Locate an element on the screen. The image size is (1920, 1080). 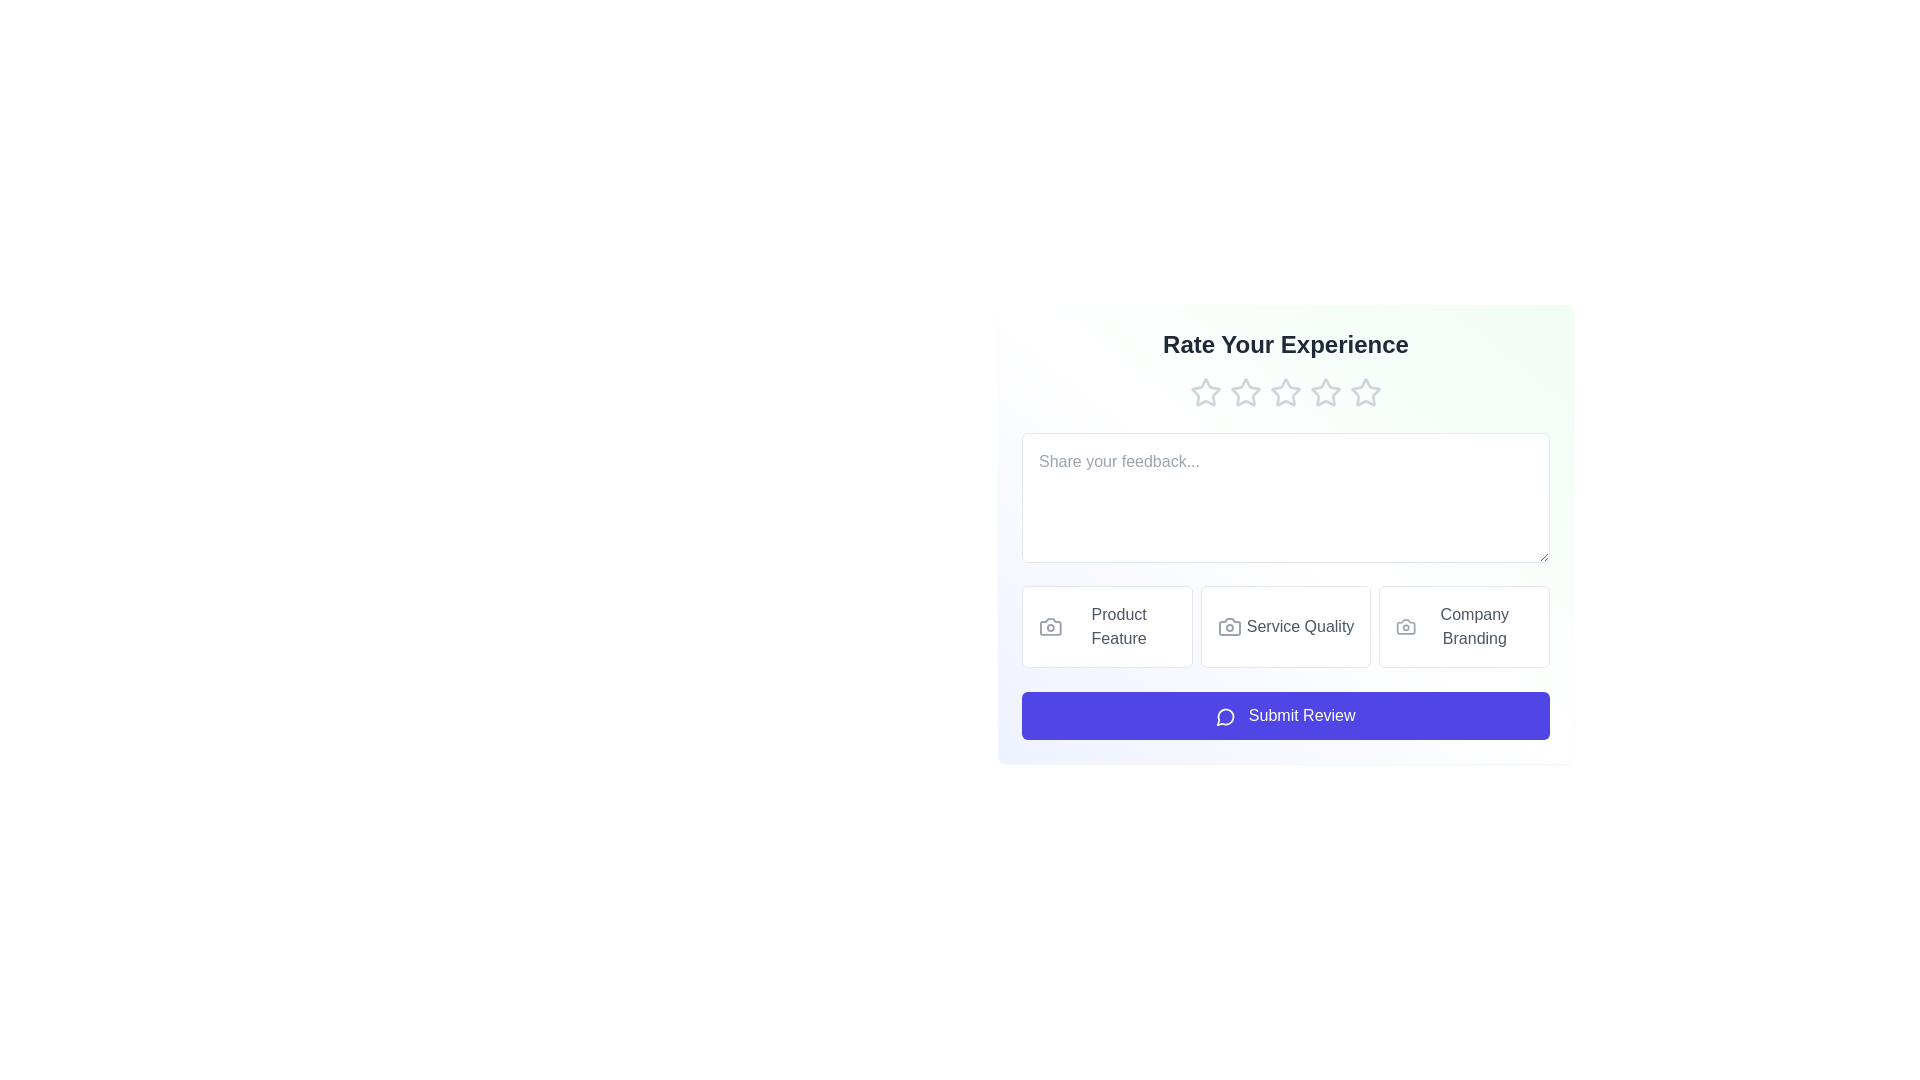
the star corresponding to the rating 4 to set it is located at coordinates (1325, 393).